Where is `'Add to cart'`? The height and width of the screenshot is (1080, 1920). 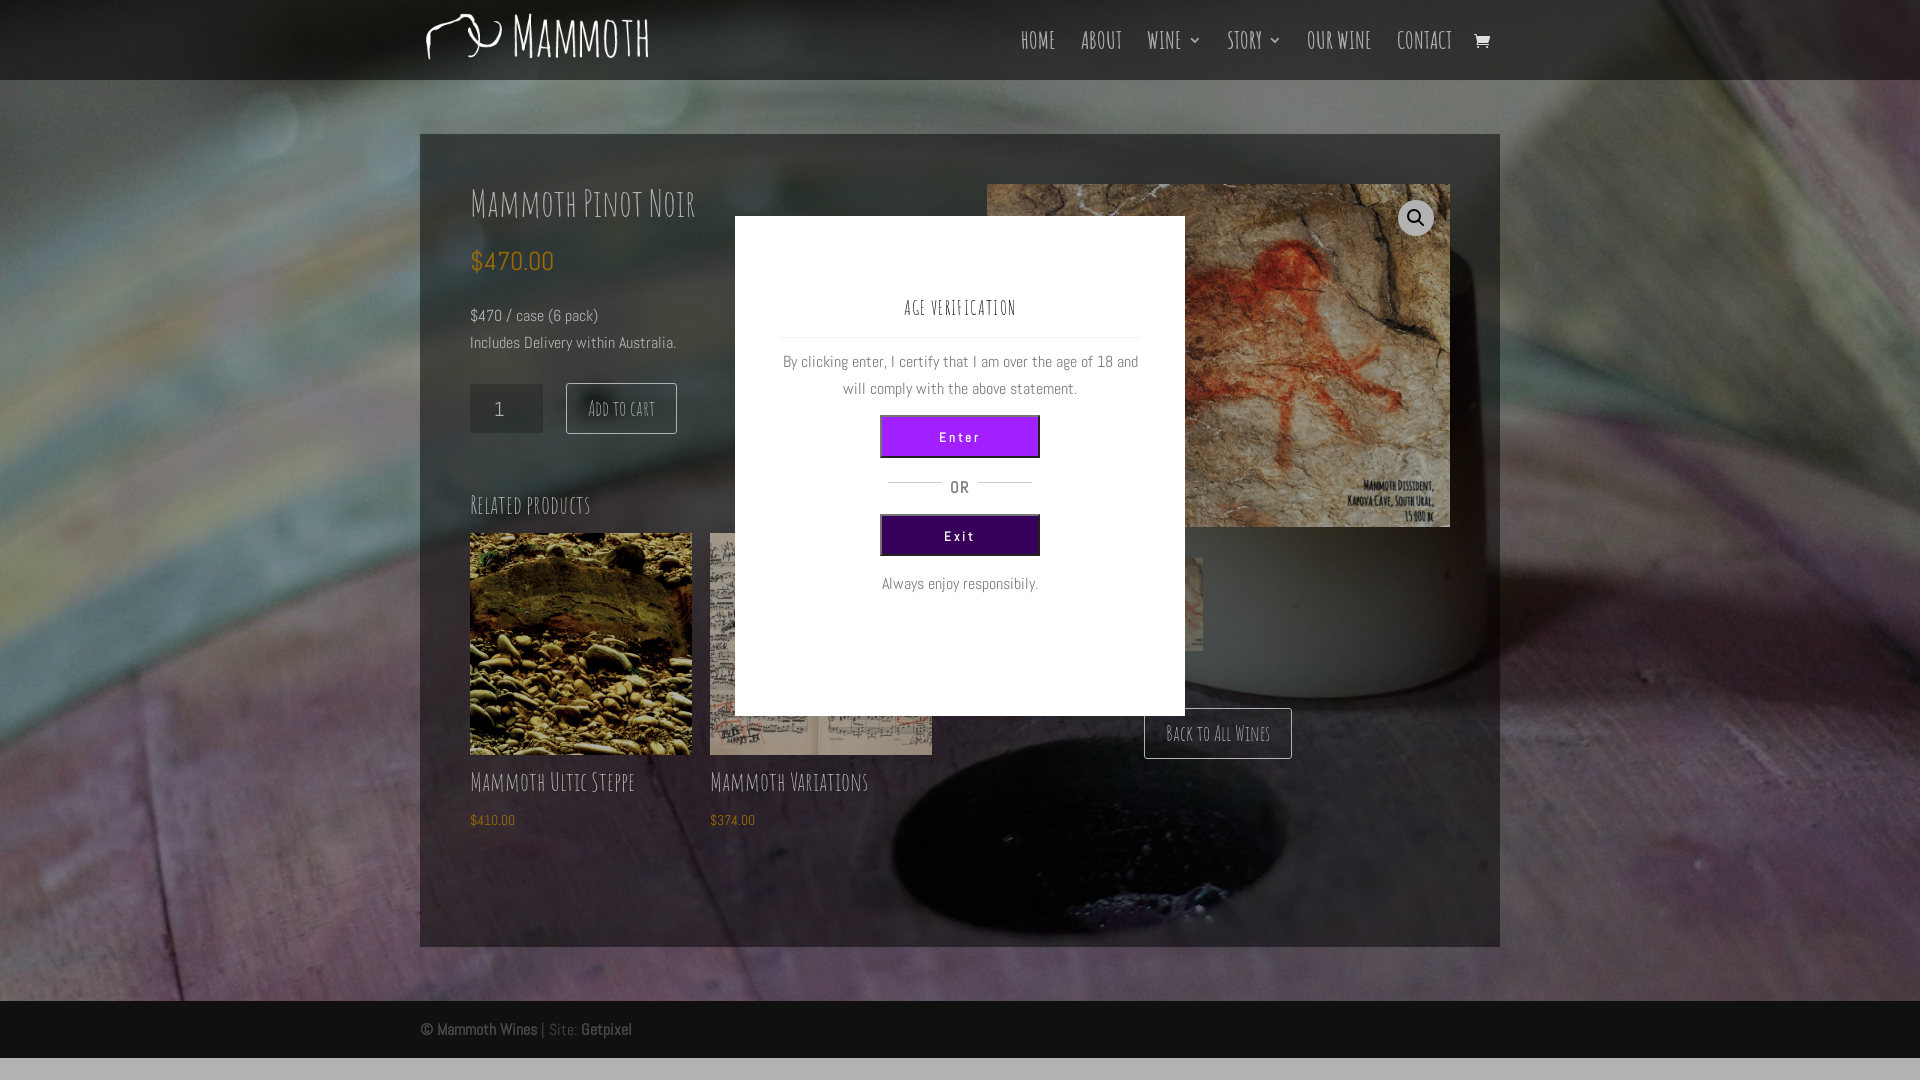
'Add to cart' is located at coordinates (620, 407).